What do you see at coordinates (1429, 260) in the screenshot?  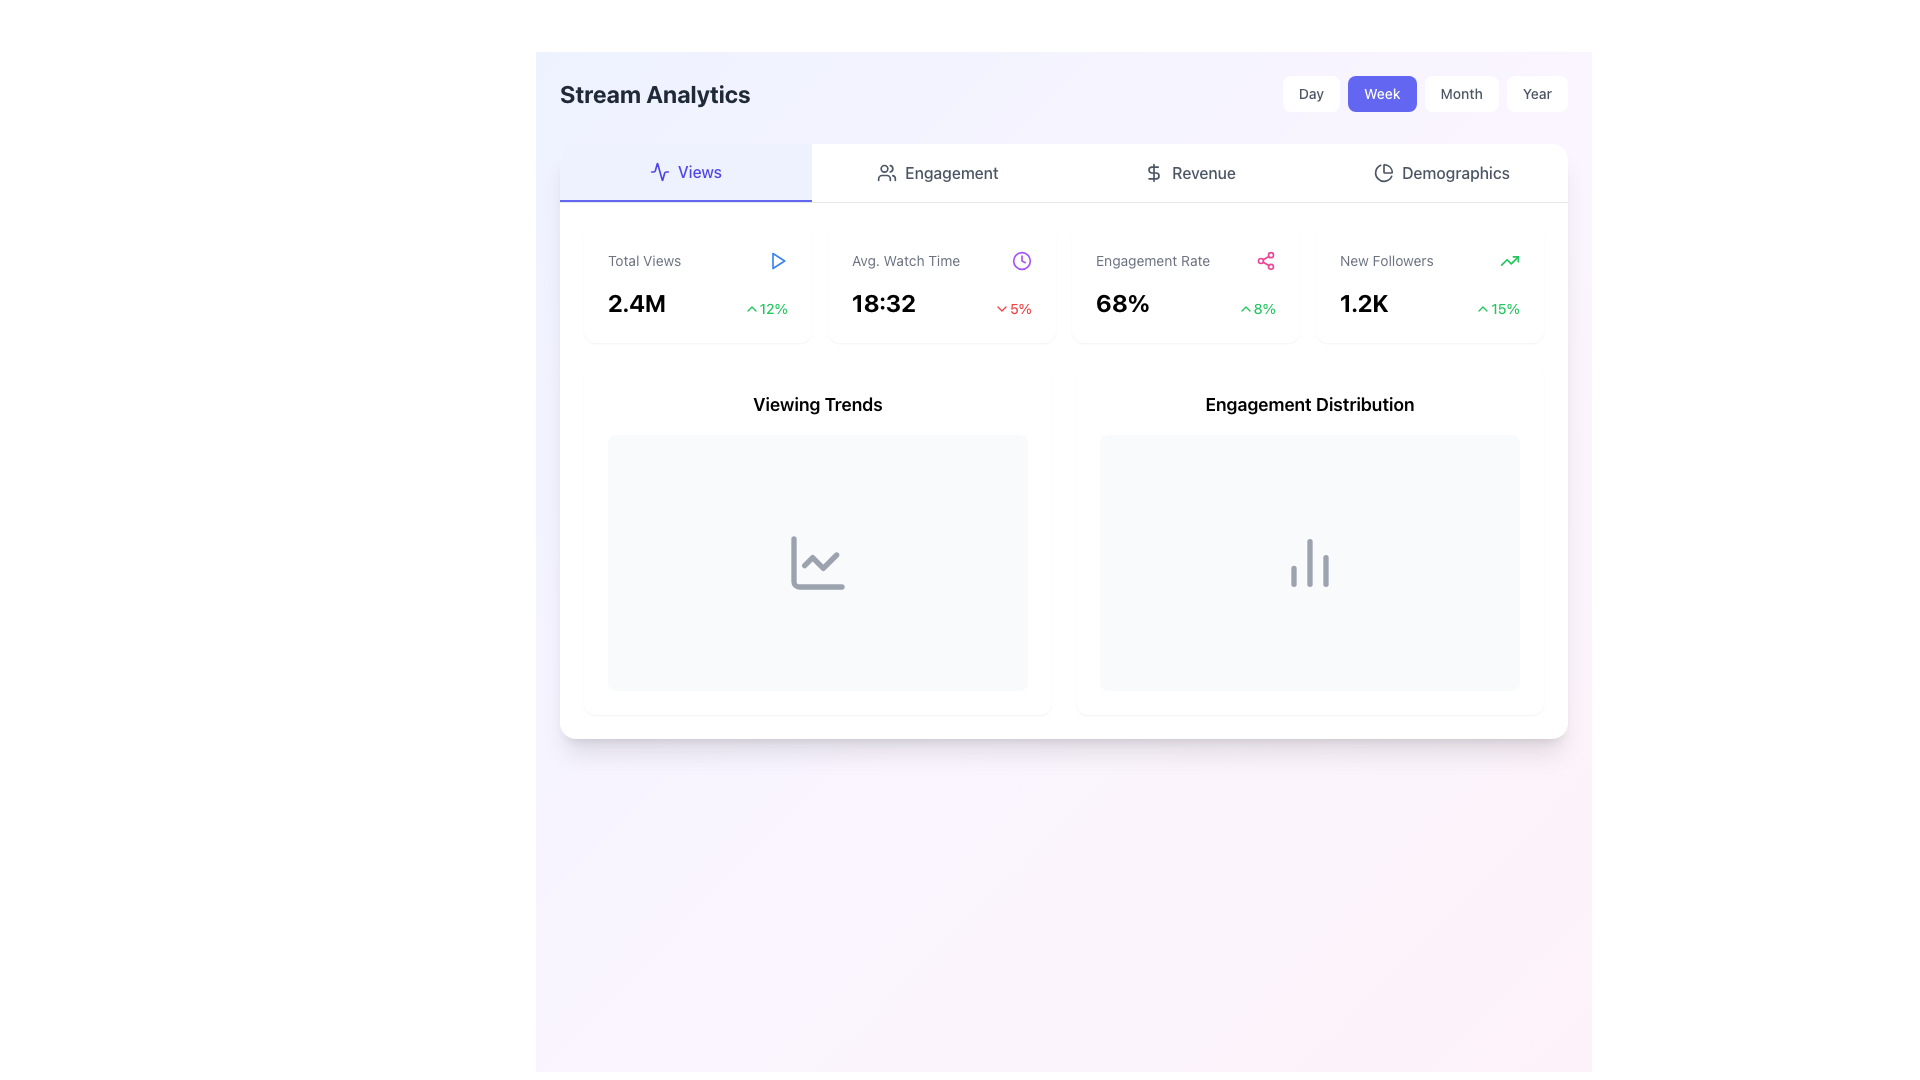 I see `text label indicating the number of new followers, located at the top-right section of the dashboard card titled 'New Followers', adjacent to the numerical indicator '1.2K' and the green percentage indicator '15%'` at bounding box center [1429, 260].